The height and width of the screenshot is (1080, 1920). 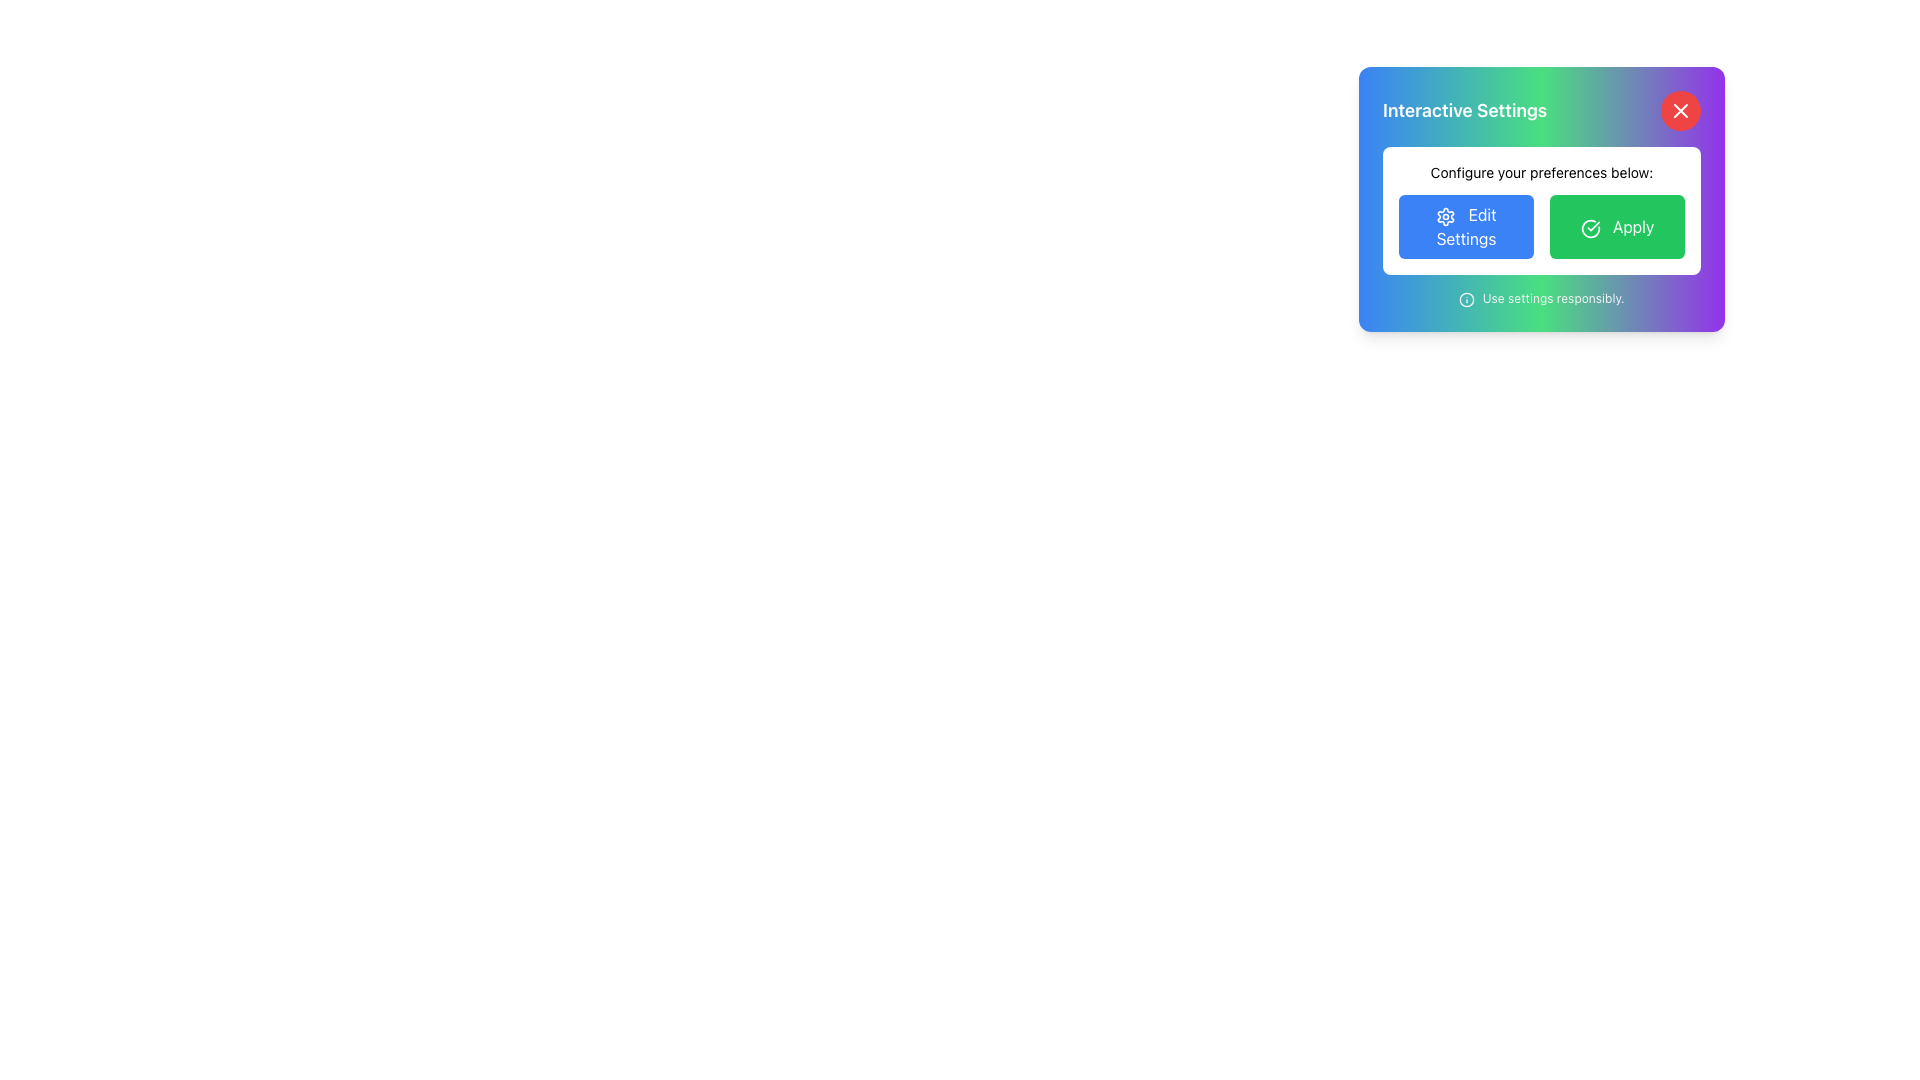 I want to click on the settings button located in the left section of the horizontal button group within the modal overlay to initiate the settings editing process, so click(x=1466, y=226).